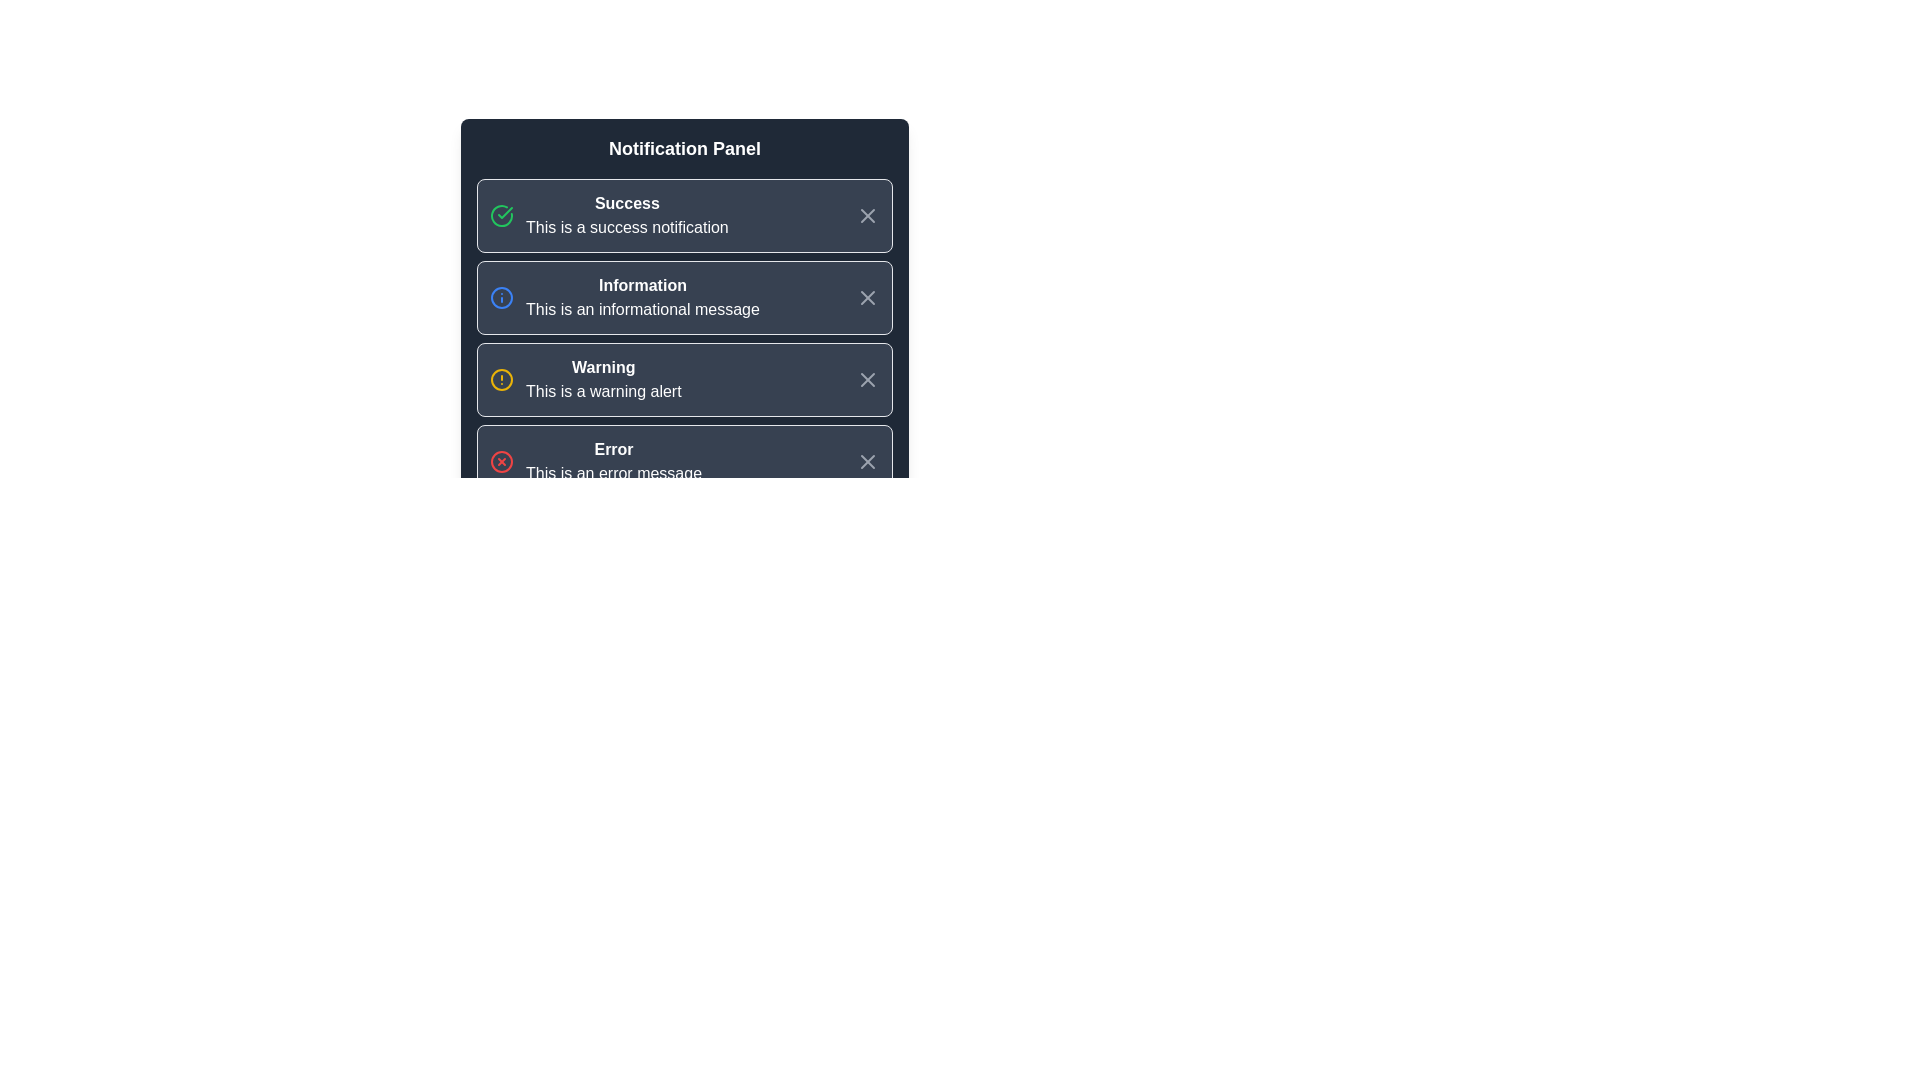 The height and width of the screenshot is (1080, 1920). I want to click on the yellow circular outline with a filled center that forms part of the 'Warning' notification icon located in the third row of the notification list, so click(502, 380).